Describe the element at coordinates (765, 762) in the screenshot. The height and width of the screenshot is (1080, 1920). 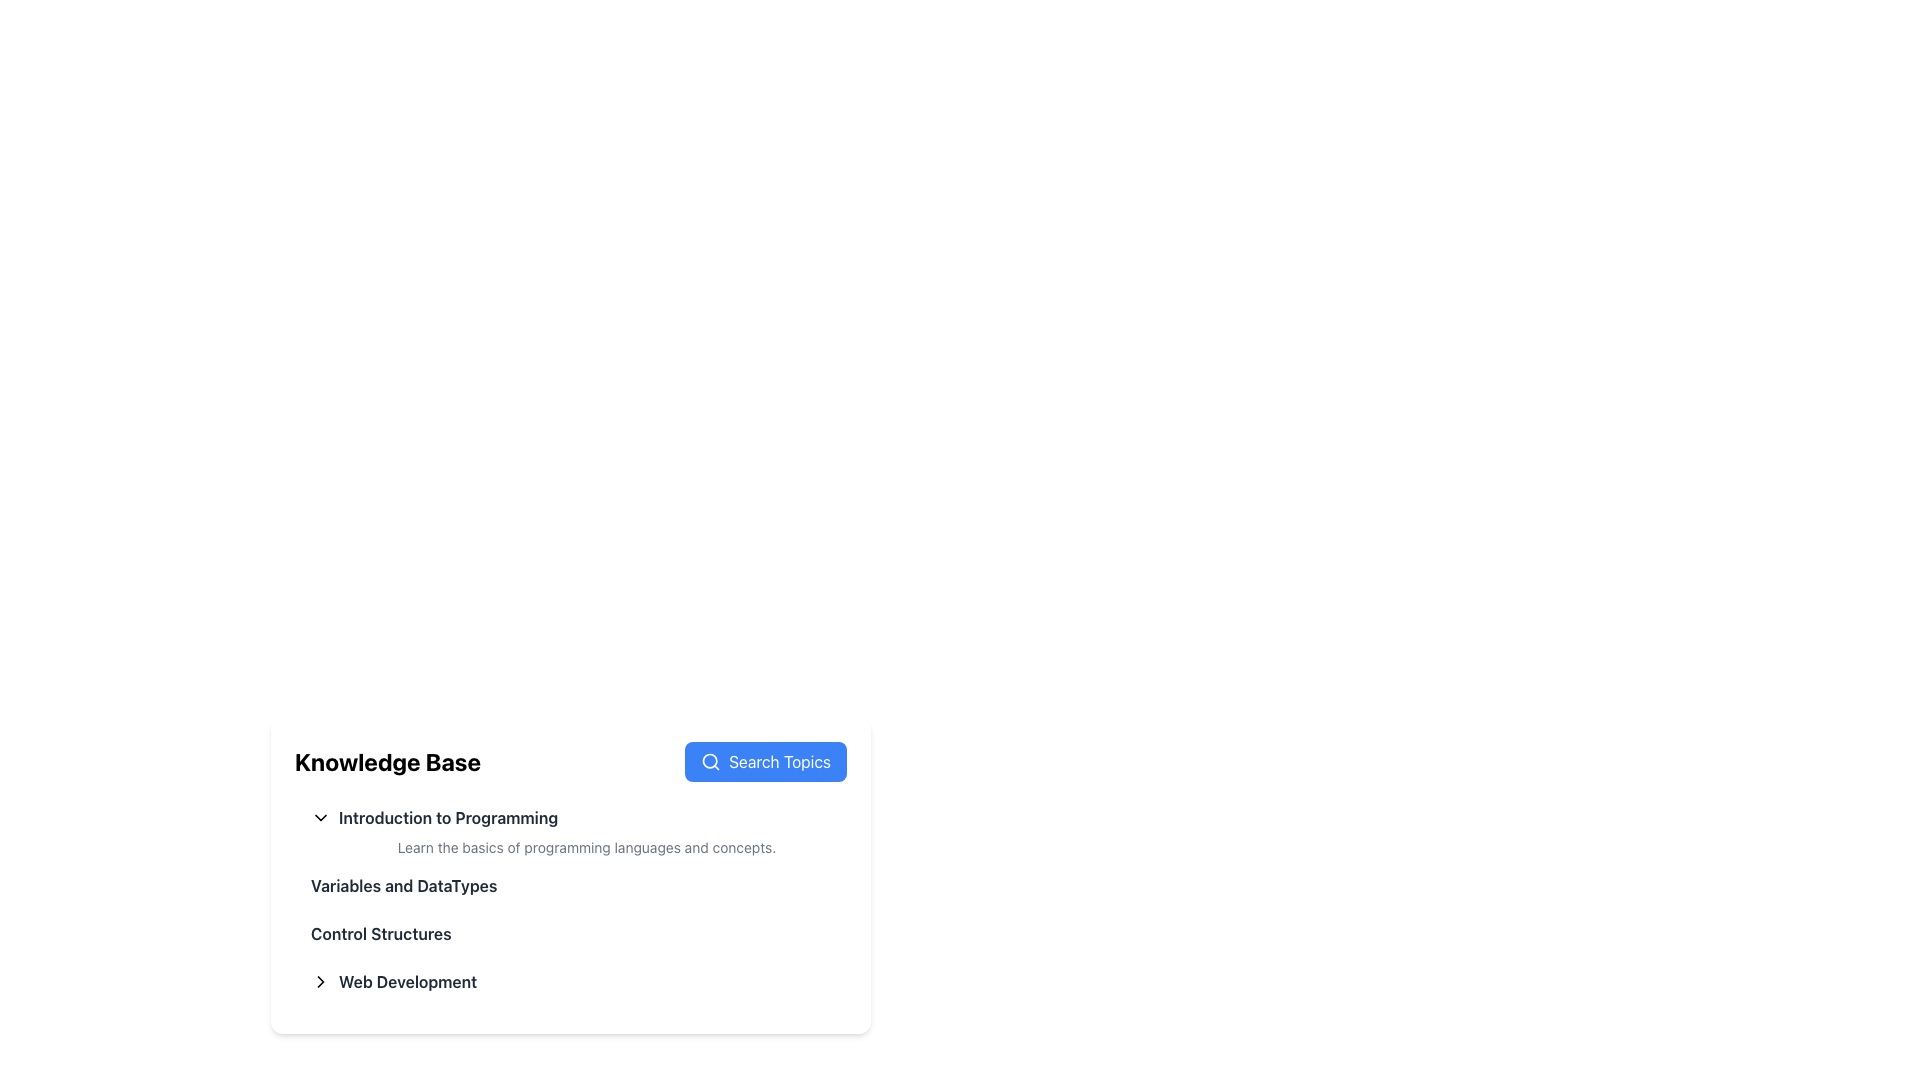
I see `the 'Search Topics' button, which is a rounded rectangular button with a blue background and a white text label` at that location.